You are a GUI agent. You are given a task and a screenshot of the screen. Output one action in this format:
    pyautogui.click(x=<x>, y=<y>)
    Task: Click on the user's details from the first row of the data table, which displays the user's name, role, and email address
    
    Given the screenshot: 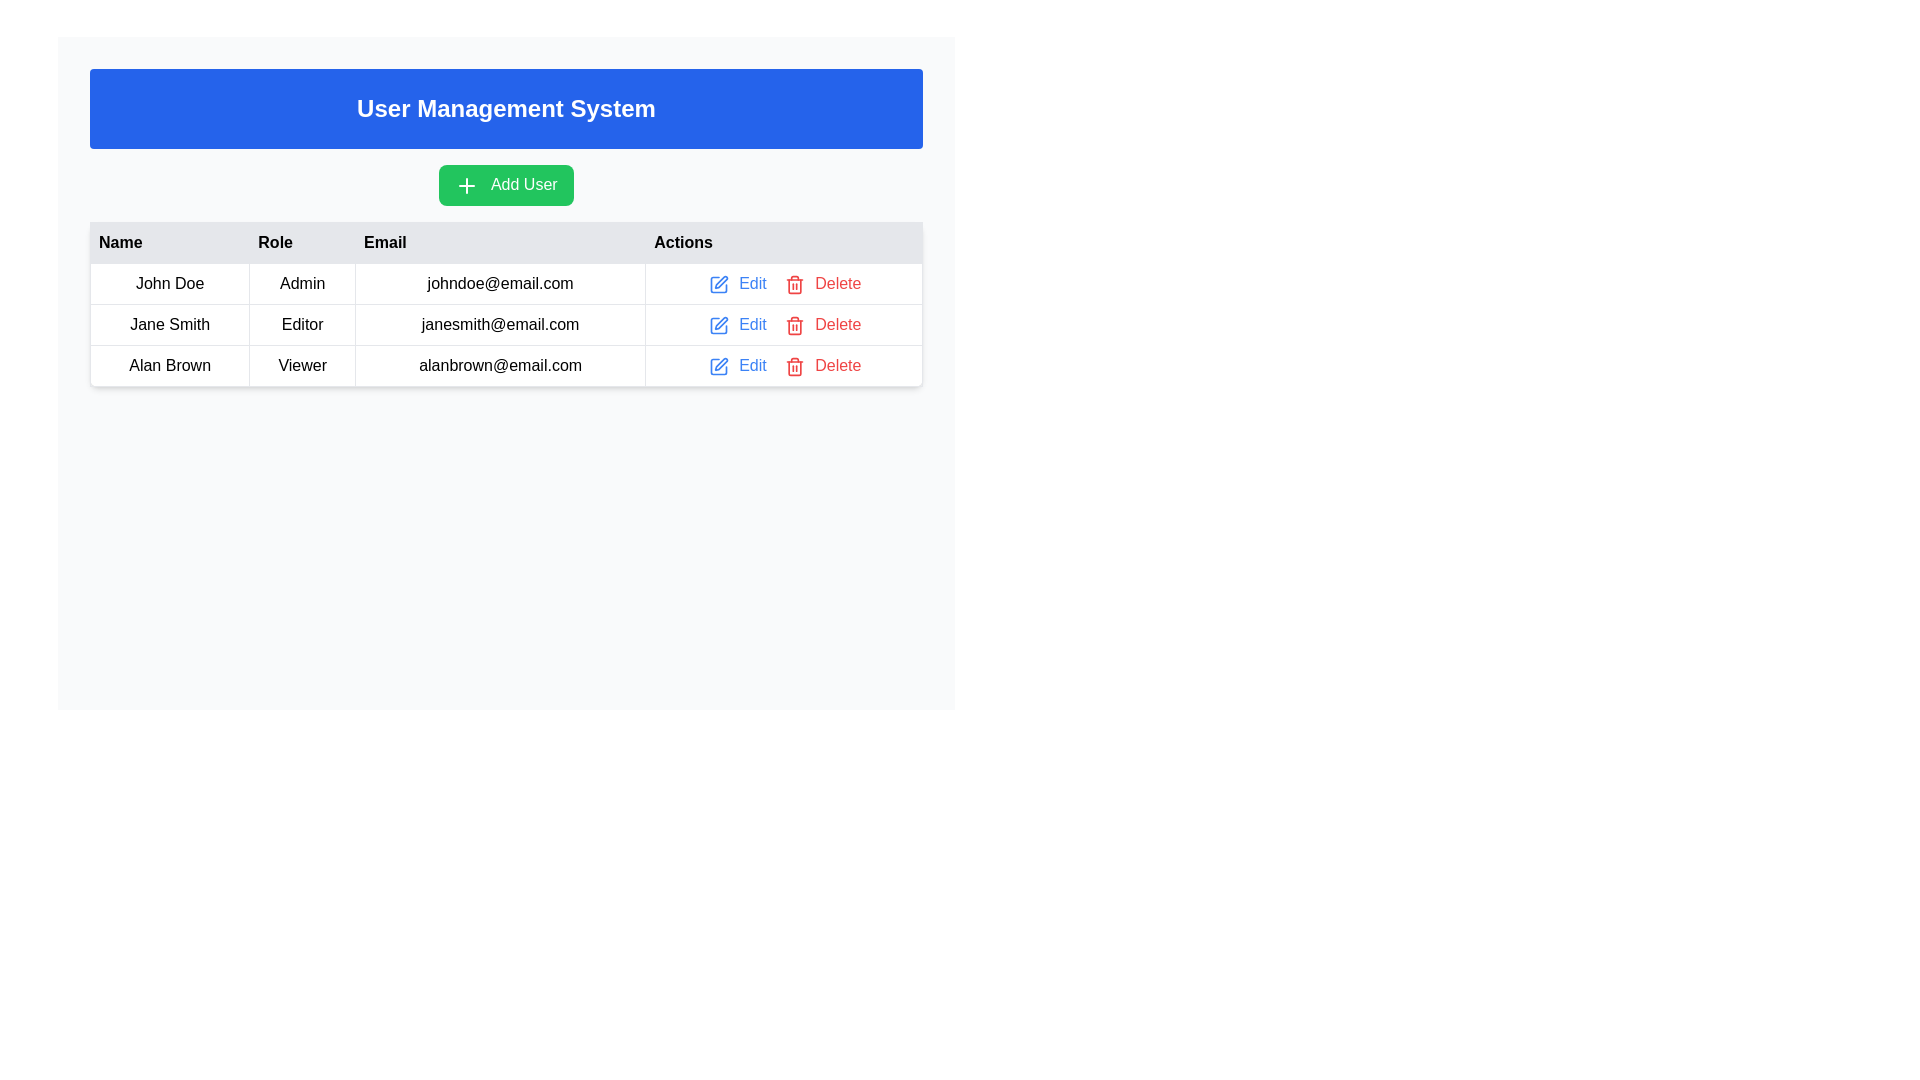 What is the action you would take?
    pyautogui.click(x=506, y=283)
    